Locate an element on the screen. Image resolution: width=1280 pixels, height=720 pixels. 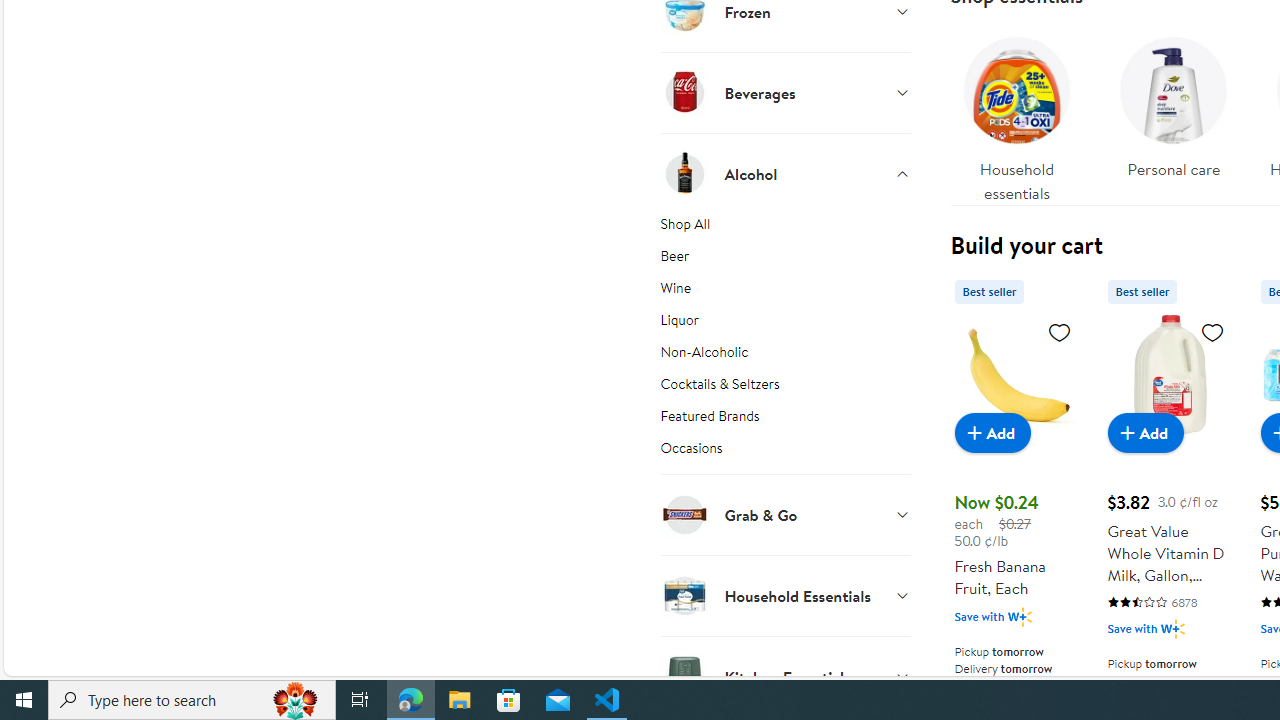
'Featured Brands' is located at coordinates (784, 419).